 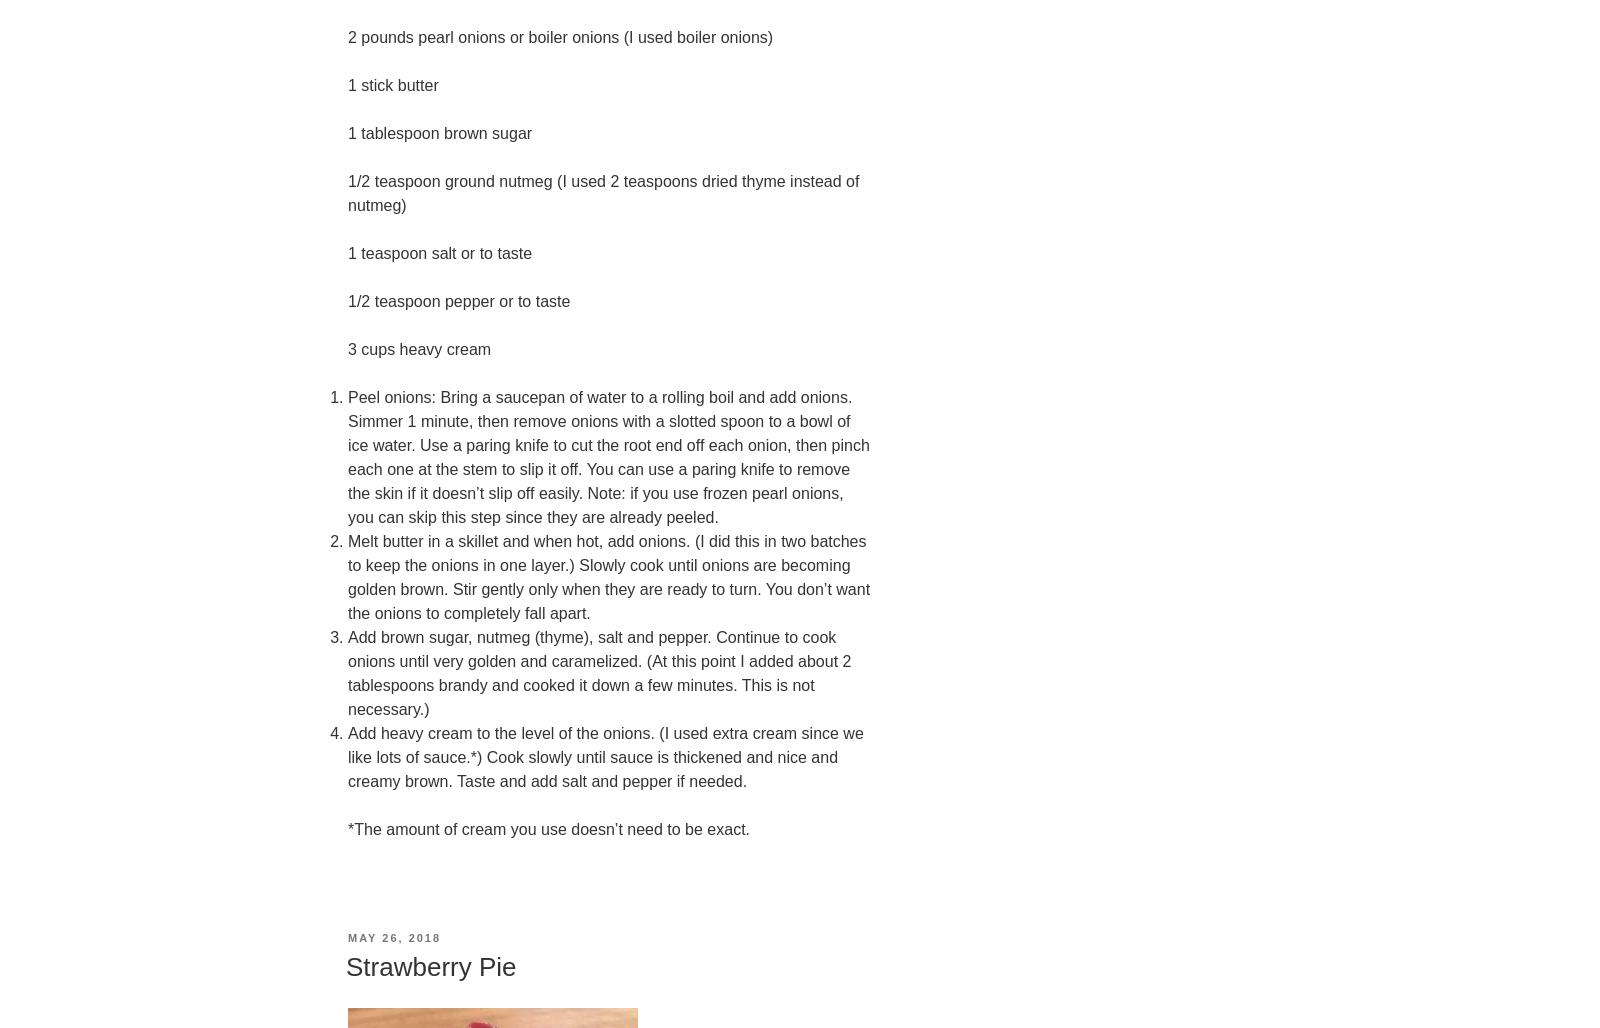 I want to click on '3 cups heavy cream', so click(x=348, y=348).